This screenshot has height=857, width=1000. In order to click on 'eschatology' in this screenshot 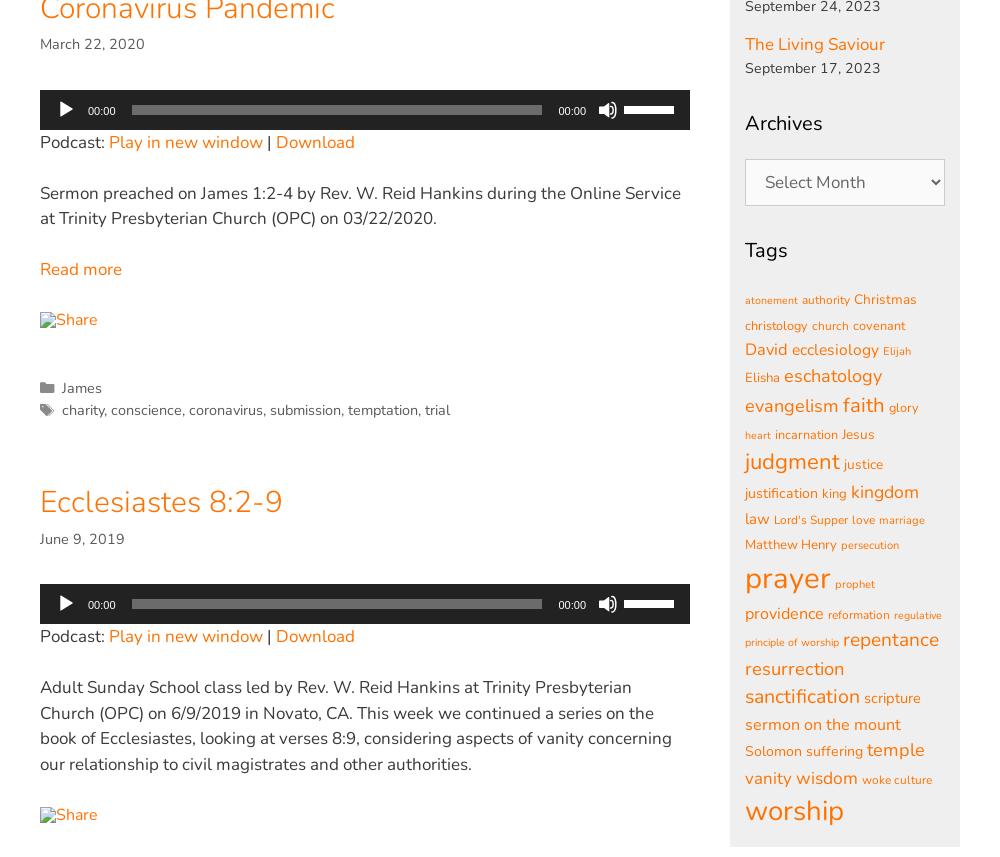, I will do `click(832, 374)`.